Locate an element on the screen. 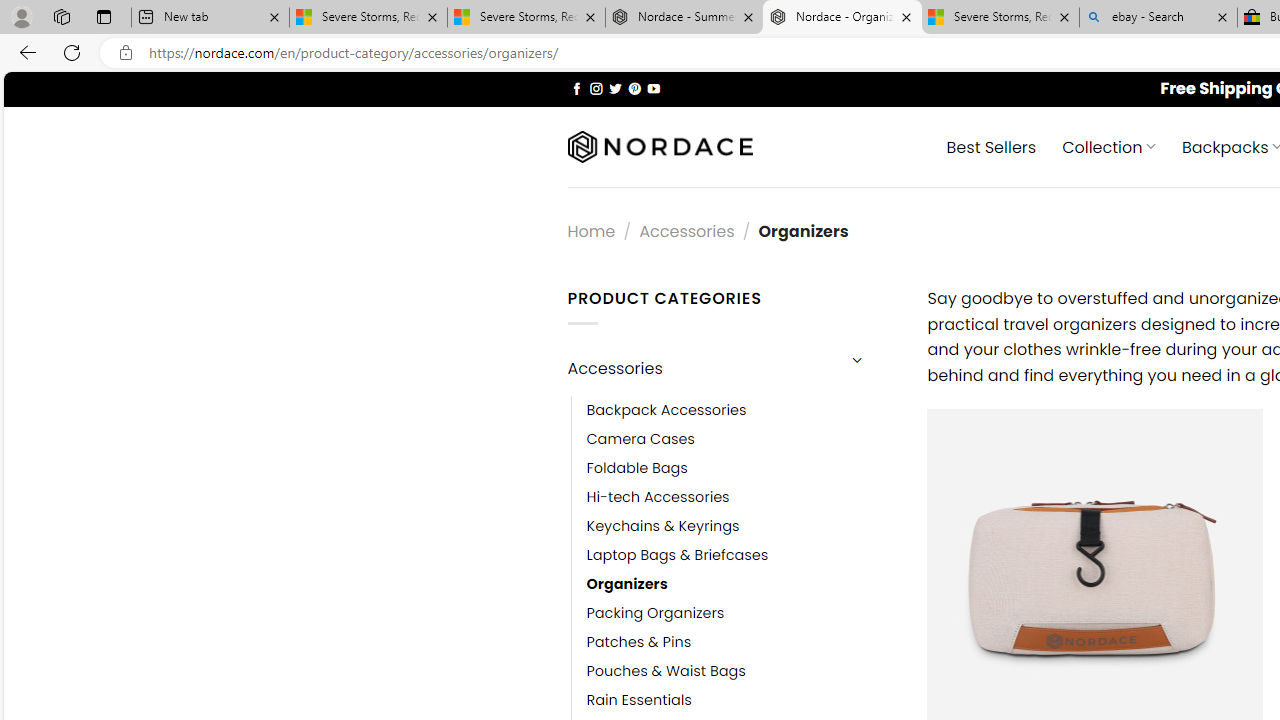 The height and width of the screenshot is (720, 1280). 'Backpack Accessories' is located at coordinates (741, 409).